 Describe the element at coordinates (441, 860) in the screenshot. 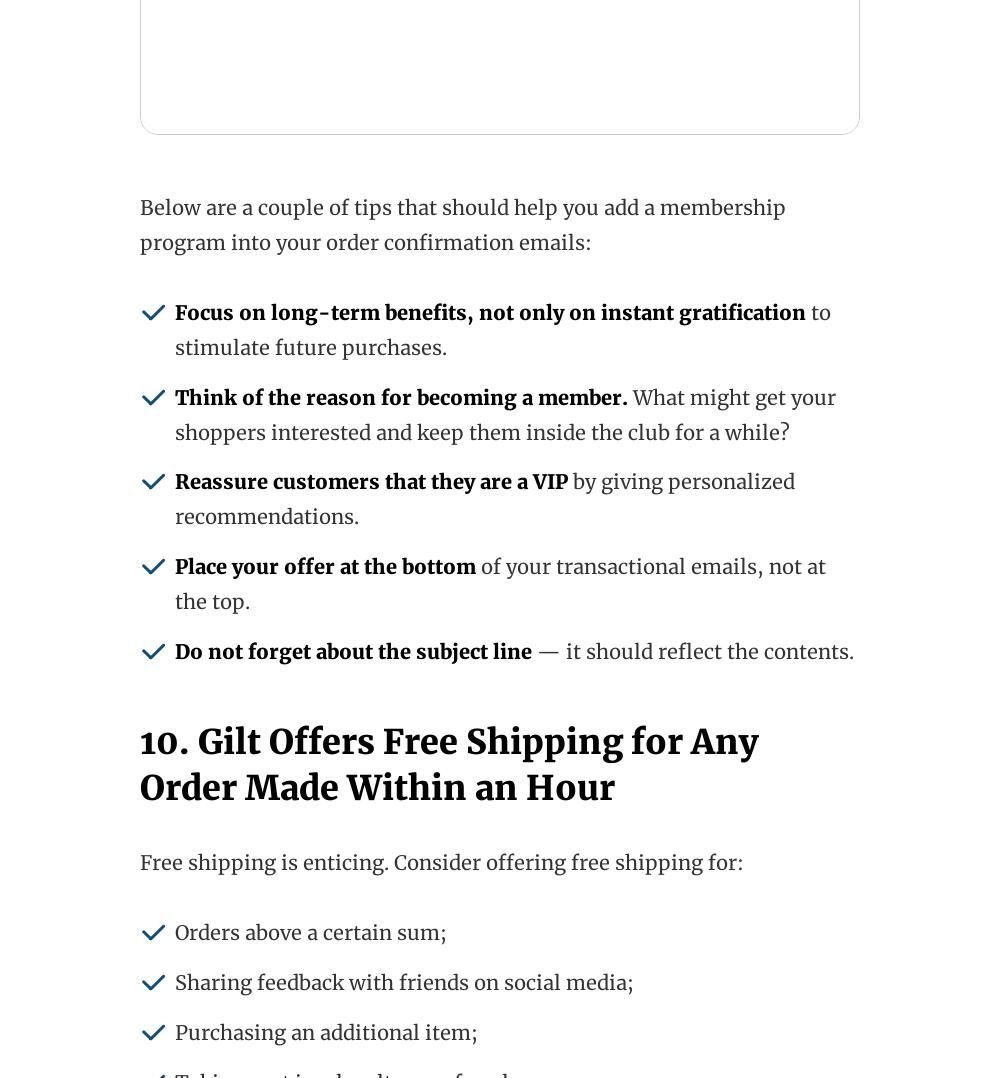

I see `'Free shipping is enticing. Consider offering free shipping for:'` at that location.